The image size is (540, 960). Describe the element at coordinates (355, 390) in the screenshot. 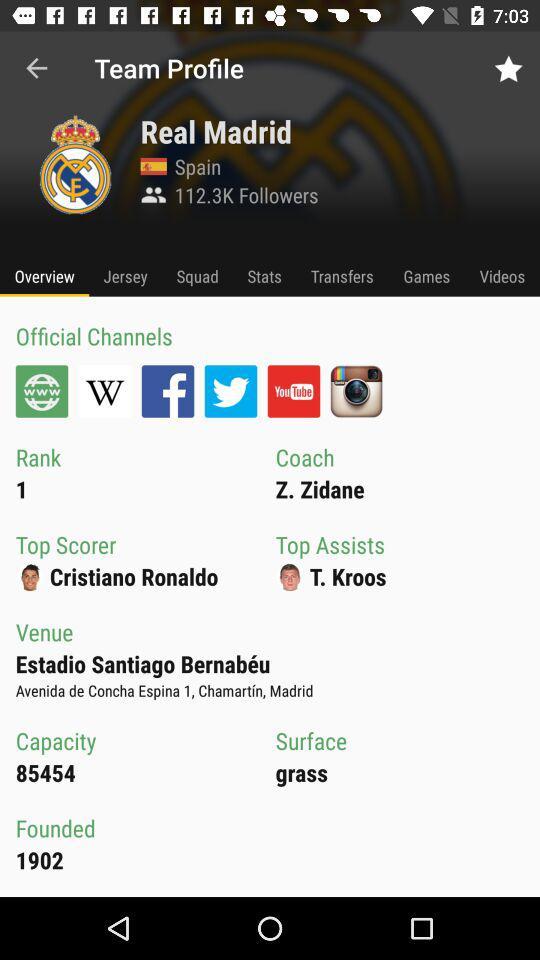

I see `instagram profile` at that location.